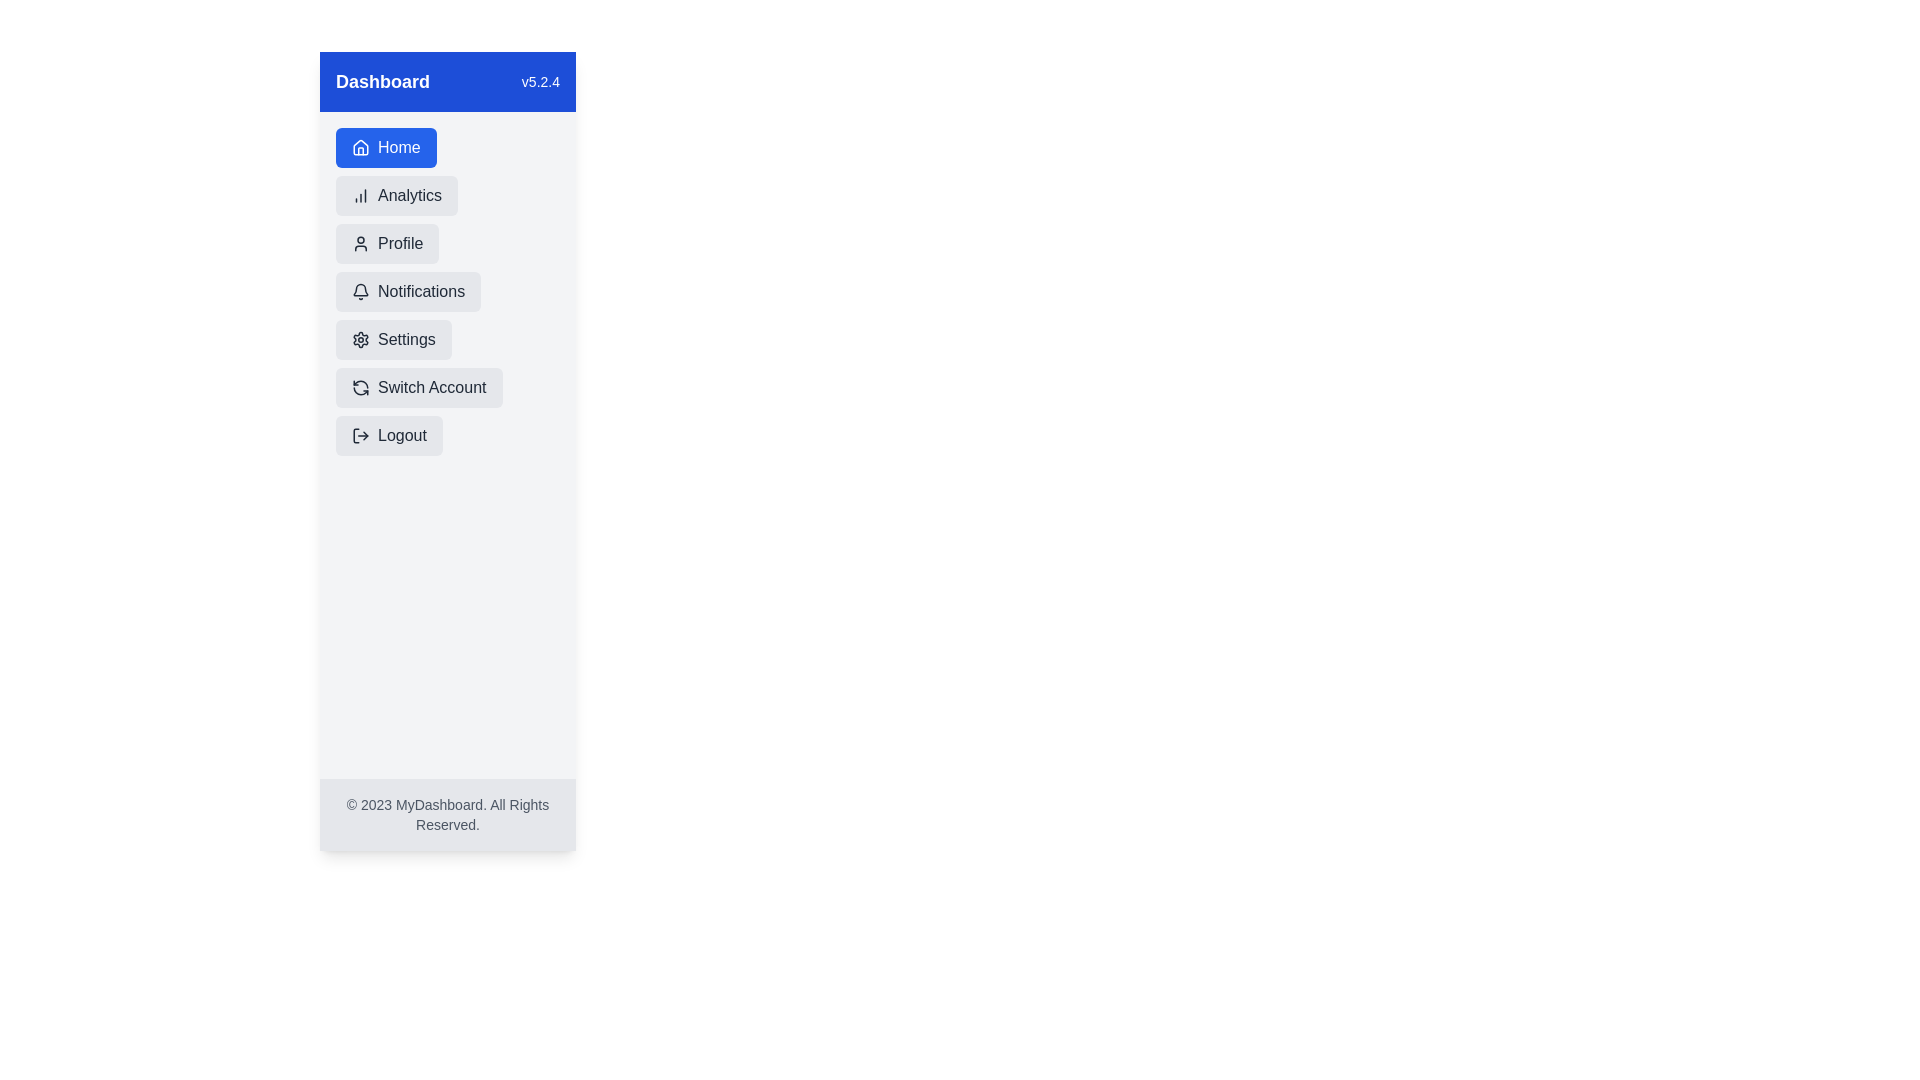 The width and height of the screenshot is (1920, 1080). What do you see at coordinates (407, 292) in the screenshot?
I see `the notifications button located fourth in the vertical menu, under the Home, Analytics, and Profile buttons` at bounding box center [407, 292].